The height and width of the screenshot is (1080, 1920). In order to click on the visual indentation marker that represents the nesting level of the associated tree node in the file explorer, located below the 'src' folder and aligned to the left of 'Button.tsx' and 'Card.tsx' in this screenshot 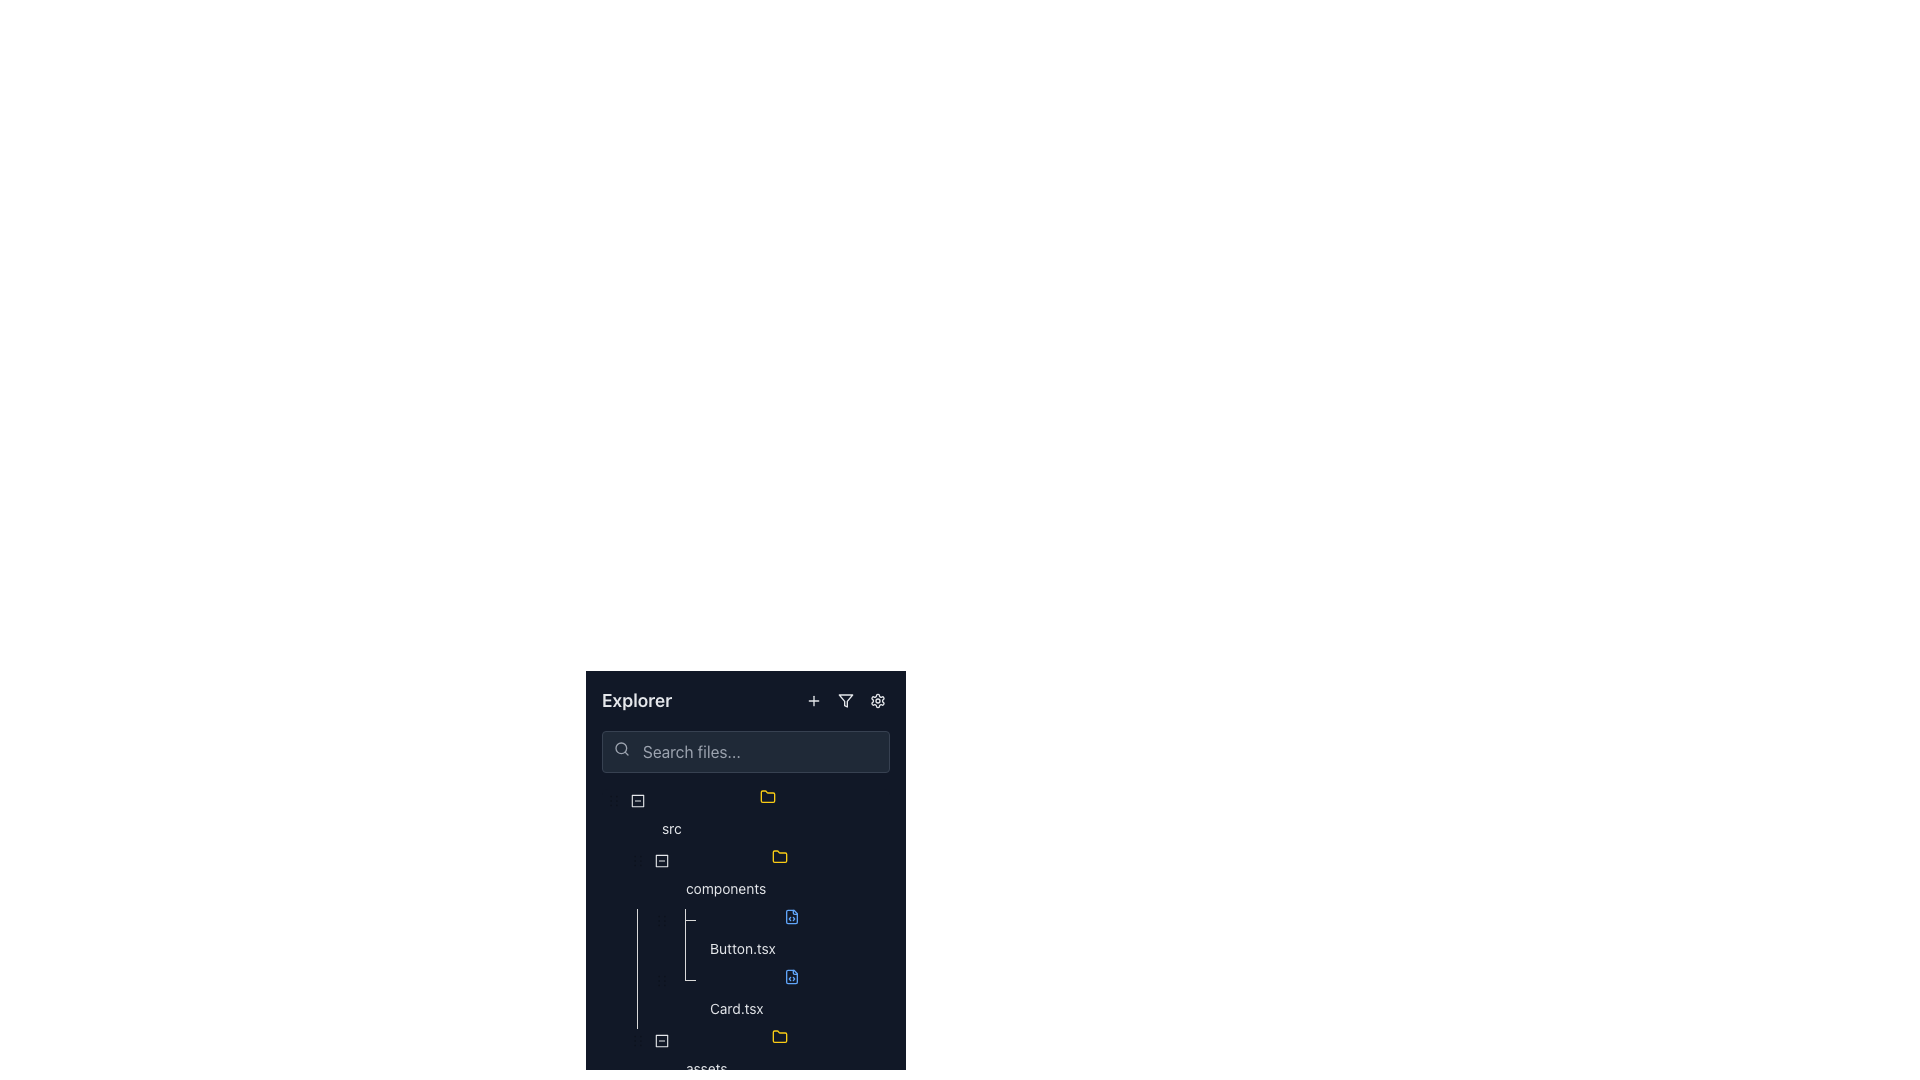, I will do `click(637, 996)`.